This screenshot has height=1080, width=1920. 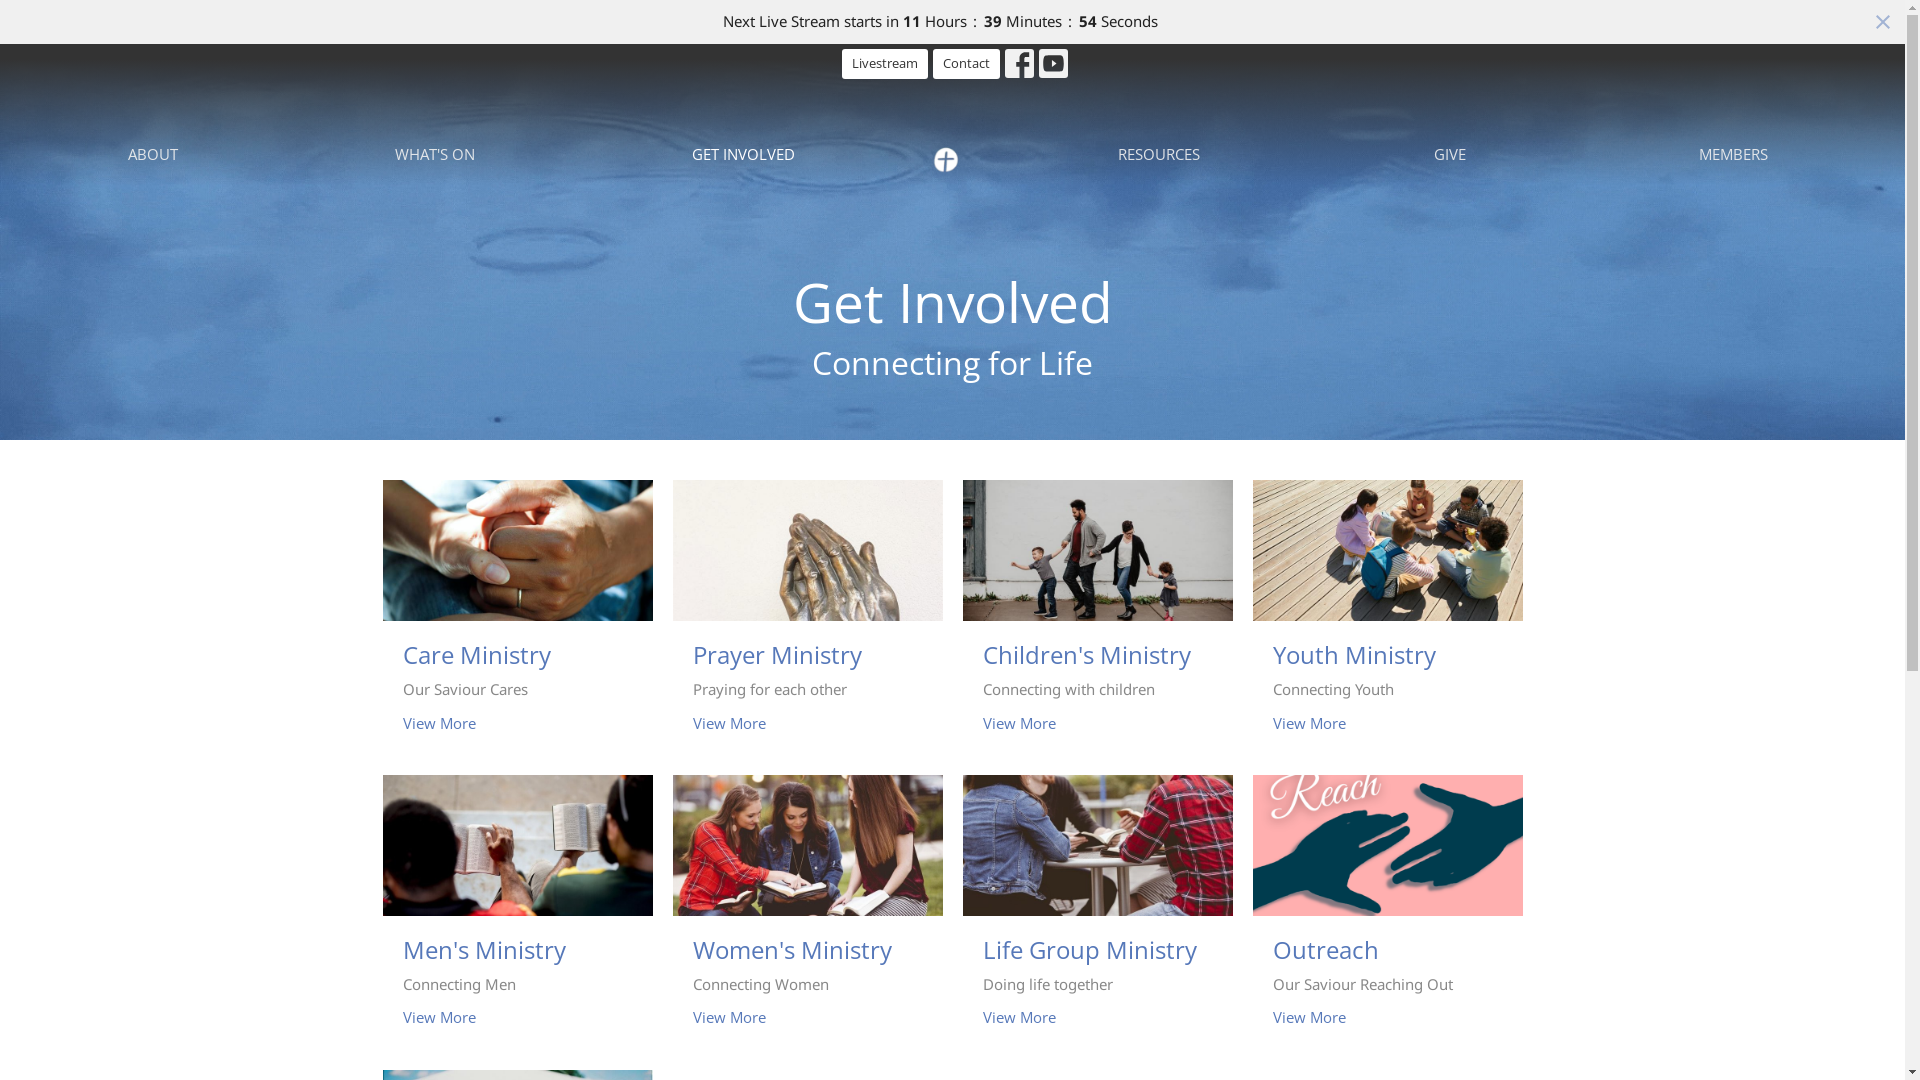 What do you see at coordinates (806, 912) in the screenshot?
I see `'Women's Ministry` at bounding box center [806, 912].